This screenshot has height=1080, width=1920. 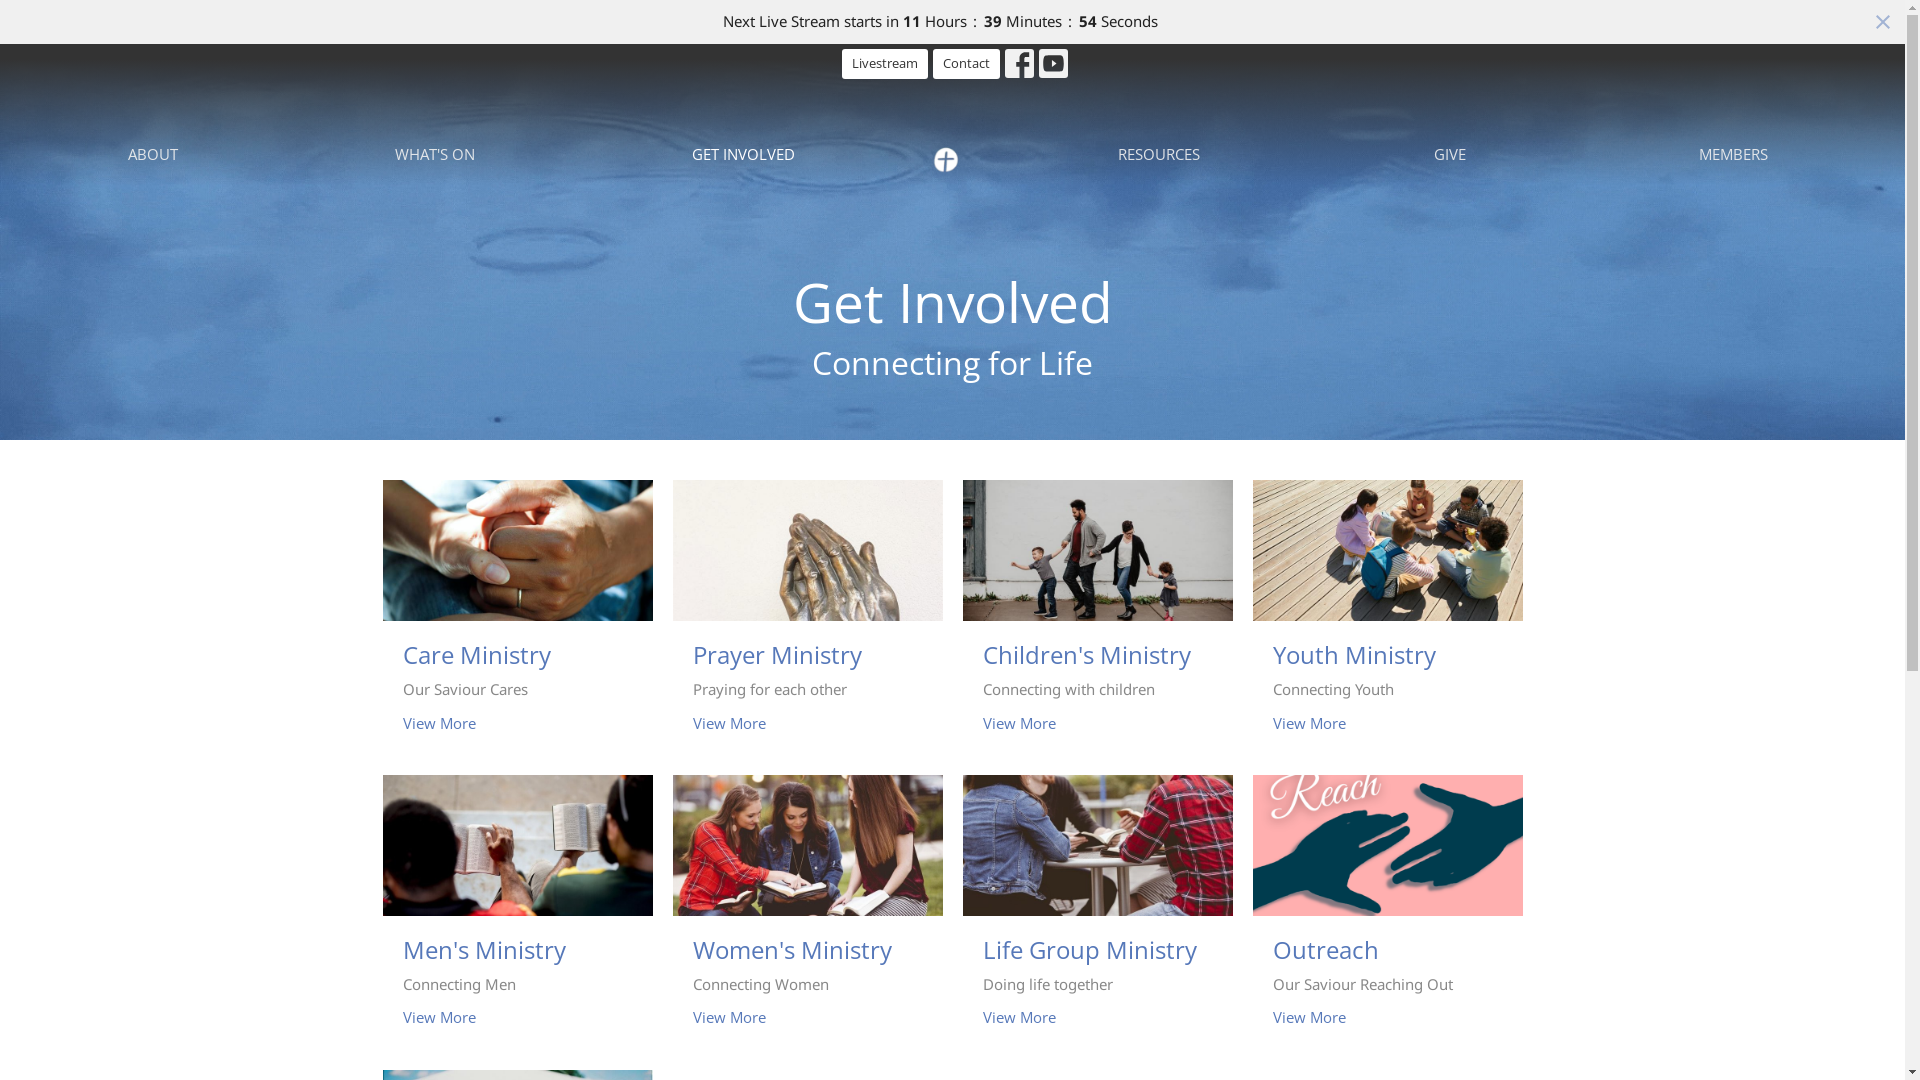 What do you see at coordinates (806, 912) in the screenshot?
I see `'Women's Ministry` at bounding box center [806, 912].